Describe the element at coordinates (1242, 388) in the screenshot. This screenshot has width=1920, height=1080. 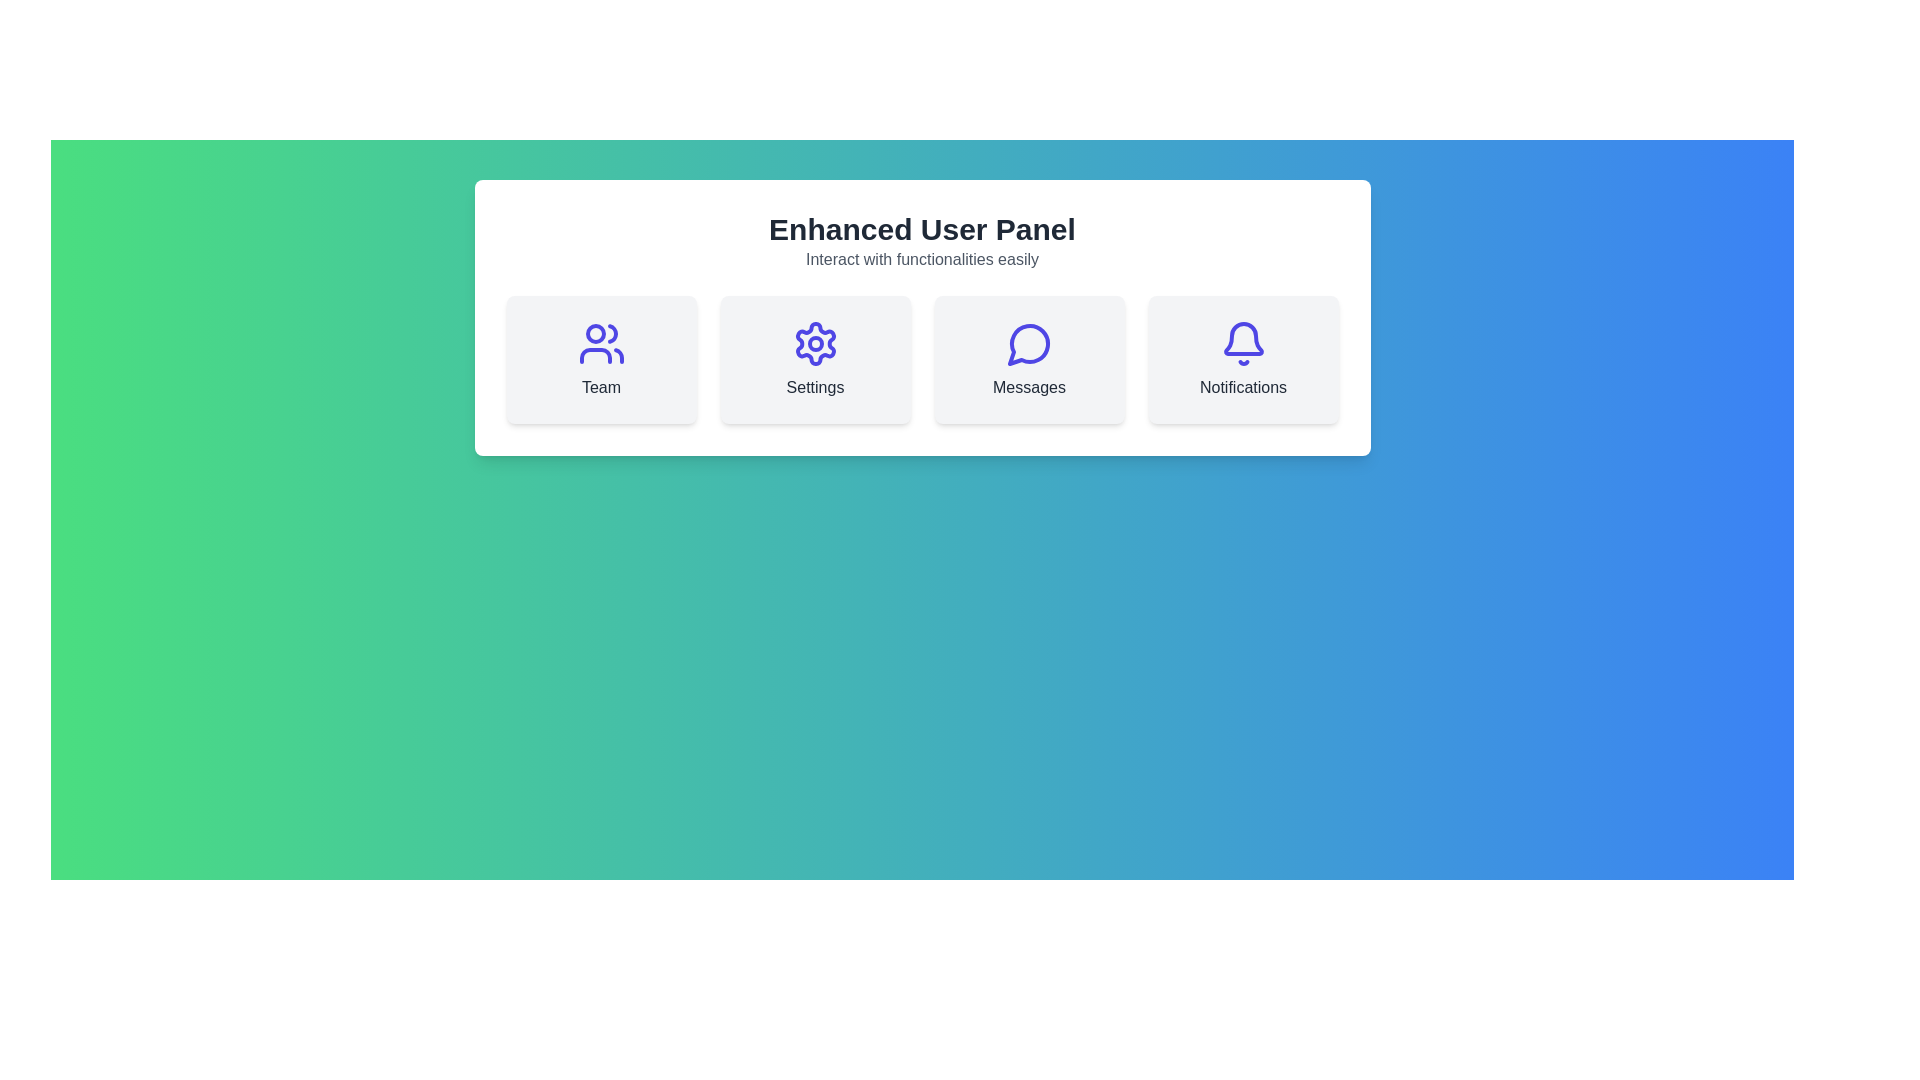
I see `the 'Notifications' text label, which is part of the fourth card from the left in a panel of similar components, displaying the word 'Notifications' in a medium-weight gray font that darkens upon hover` at that location.